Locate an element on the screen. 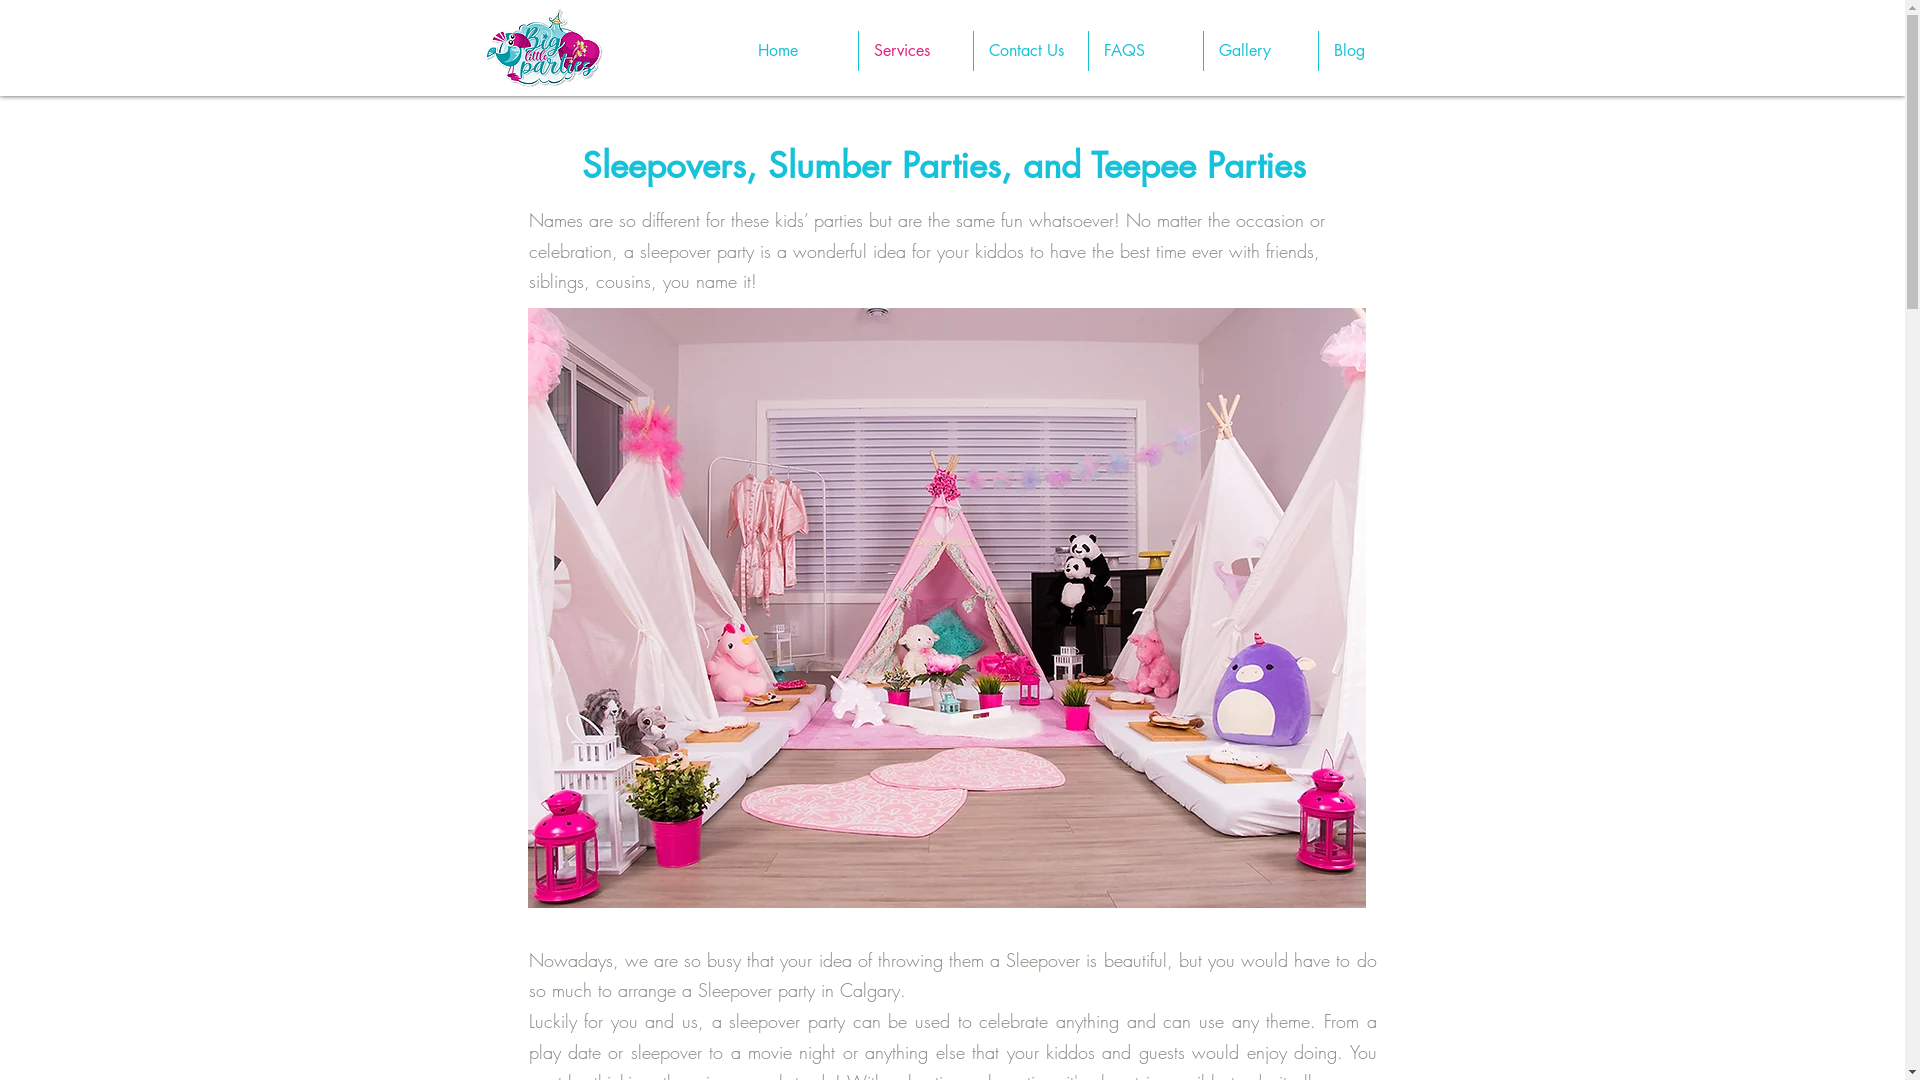 Image resolution: width=1920 pixels, height=1080 pixels. 'Gallery' is located at coordinates (1260, 49).